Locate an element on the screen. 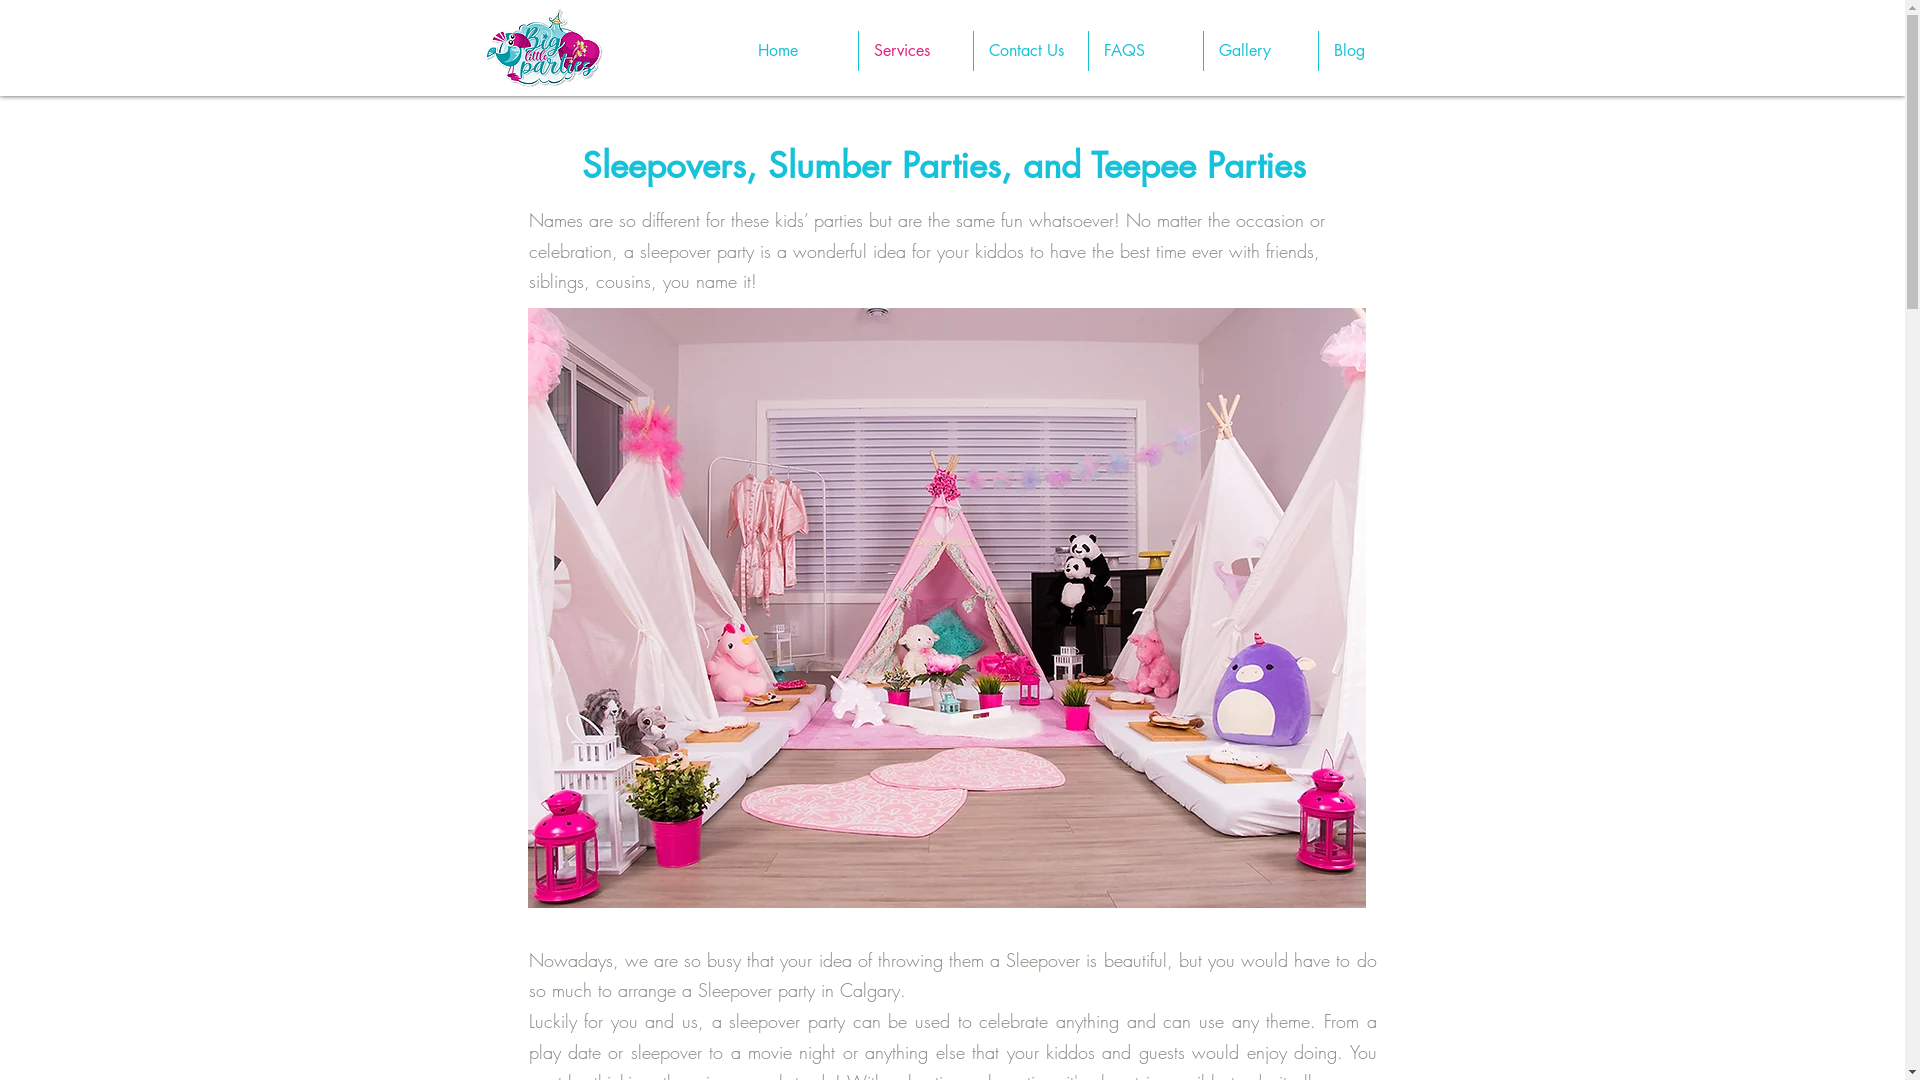 Image resolution: width=1920 pixels, height=1080 pixels. 'Gallery' is located at coordinates (1260, 49).